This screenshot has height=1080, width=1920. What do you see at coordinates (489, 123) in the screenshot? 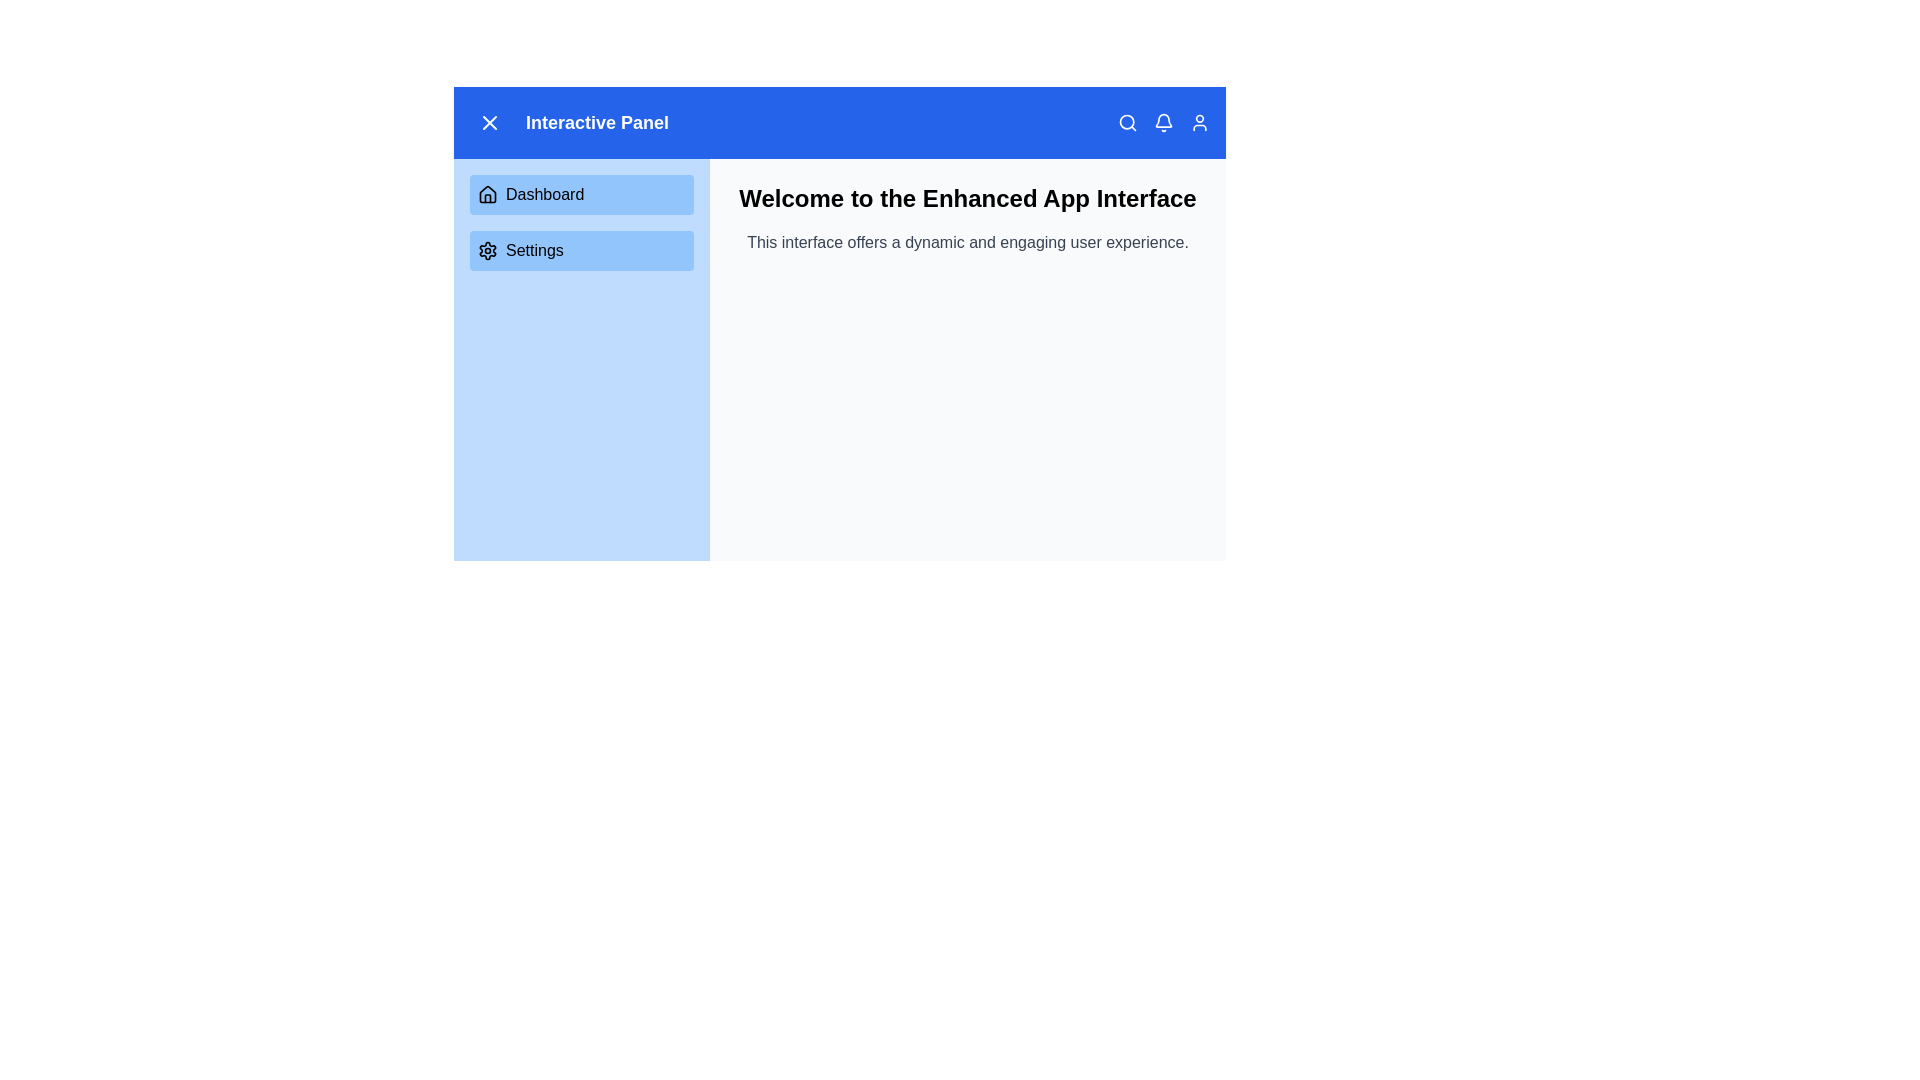
I see `the blue circular button located` at bounding box center [489, 123].